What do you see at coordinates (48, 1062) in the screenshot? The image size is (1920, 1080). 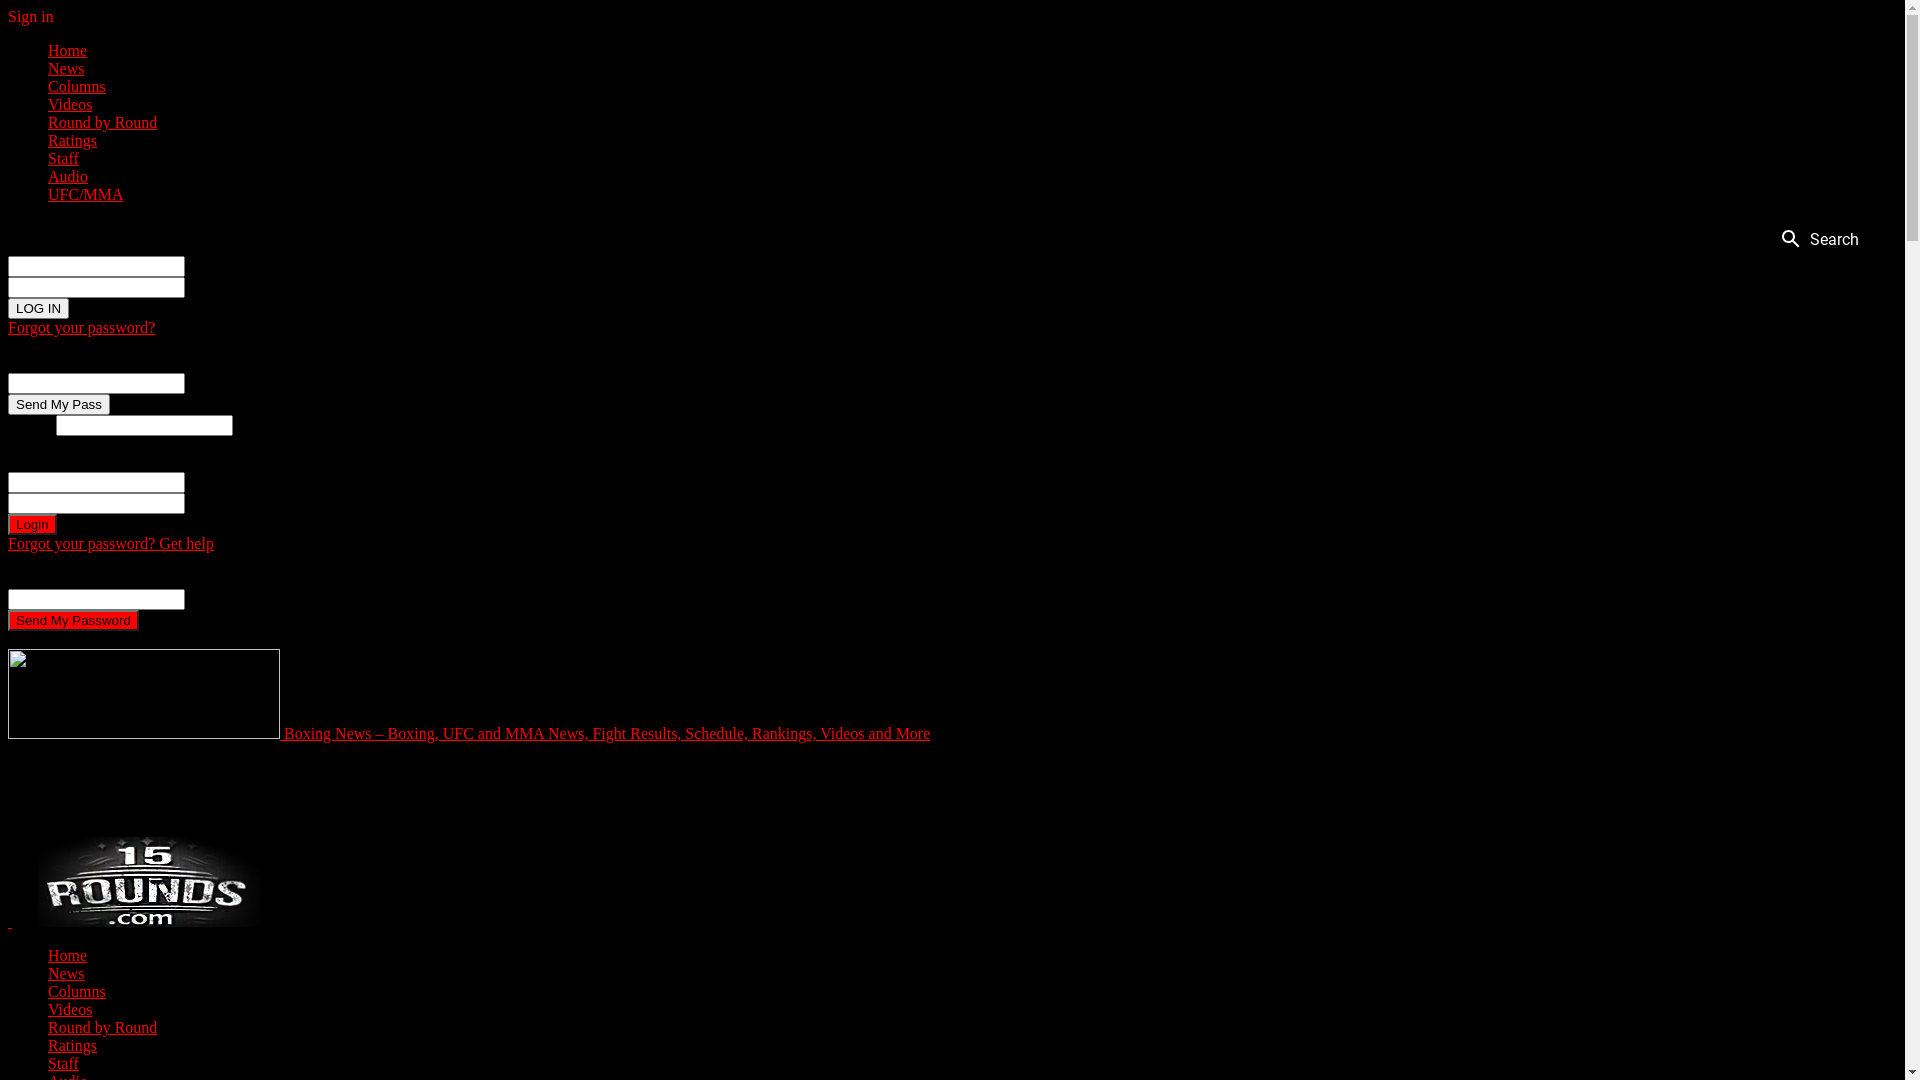 I see `'Staff'` at bounding box center [48, 1062].